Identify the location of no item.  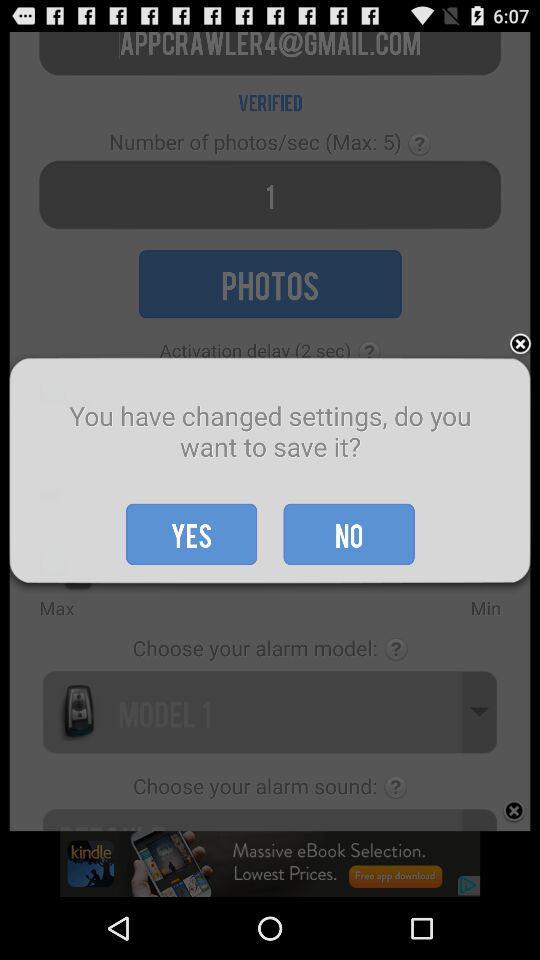
(348, 533).